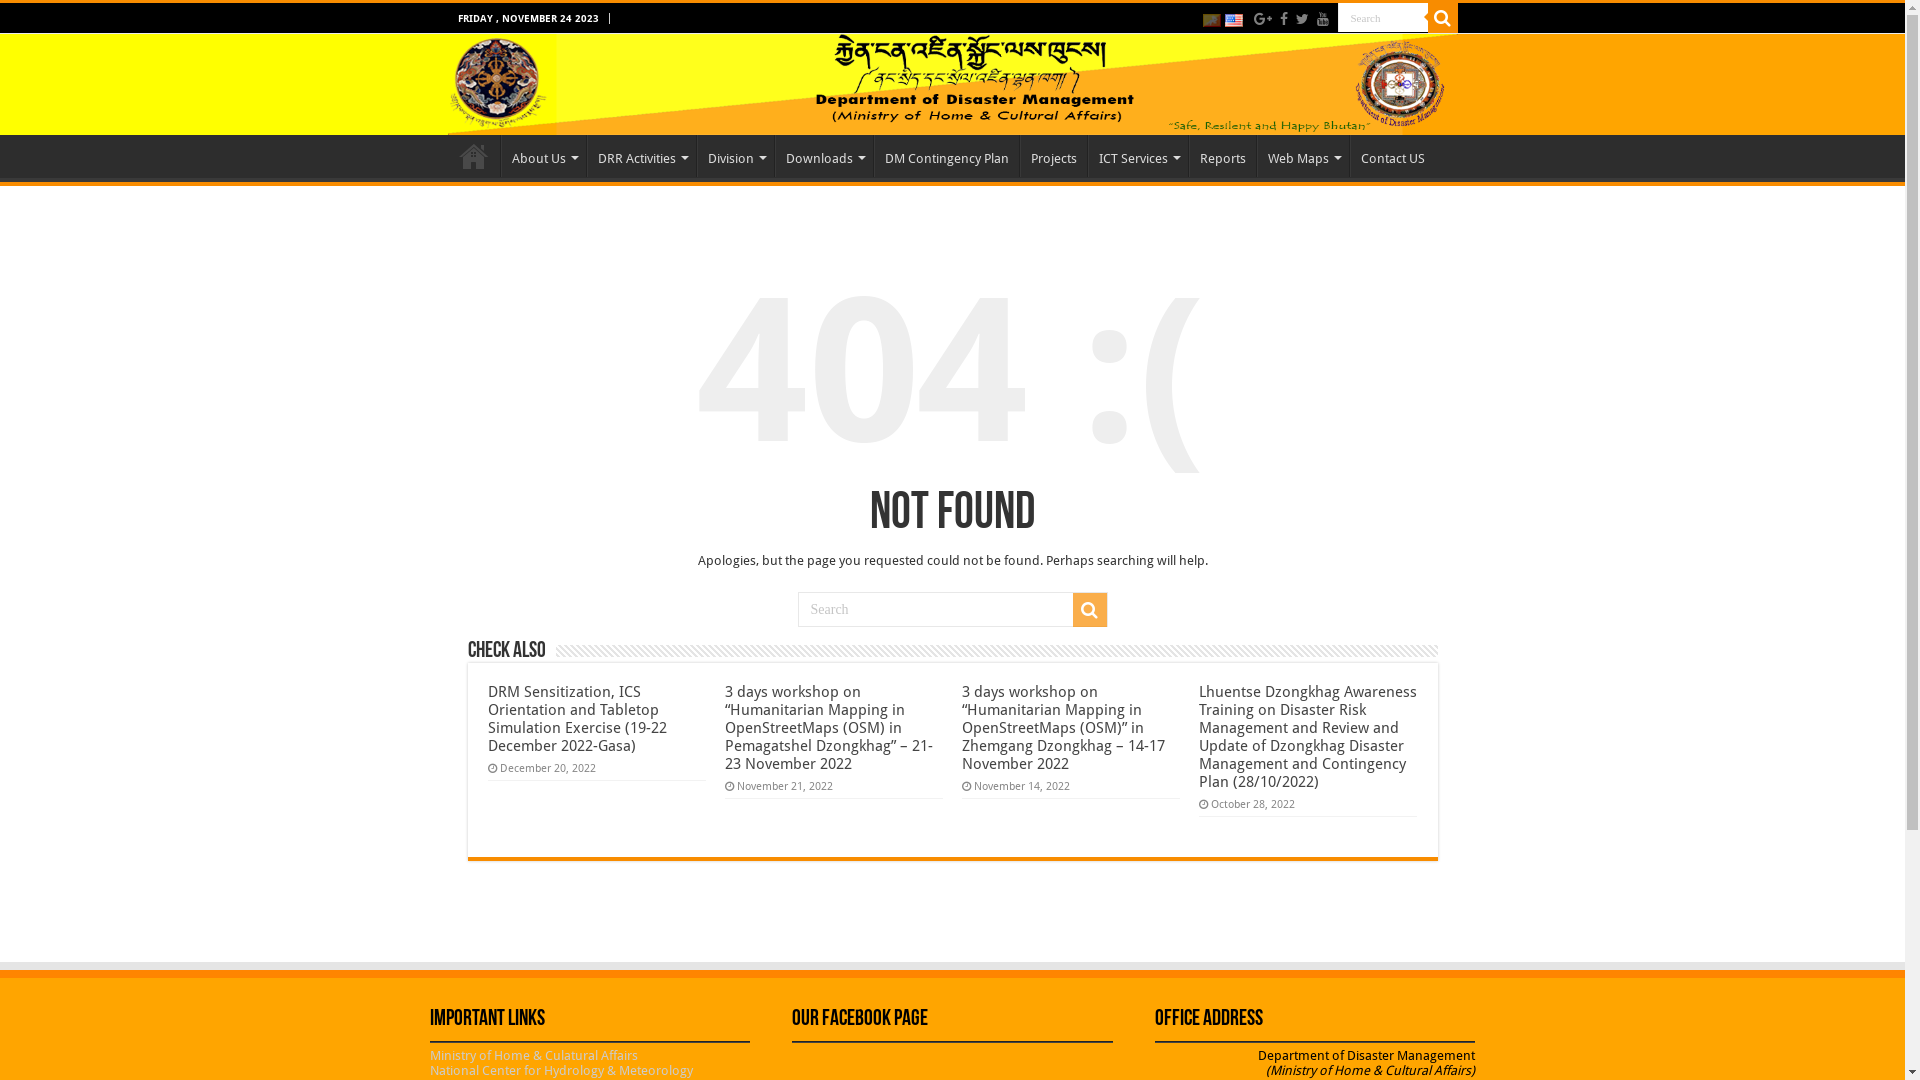 The image size is (1920, 1080). Describe the element at coordinates (1276, 19) in the screenshot. I see `'Facebook'` at that location.